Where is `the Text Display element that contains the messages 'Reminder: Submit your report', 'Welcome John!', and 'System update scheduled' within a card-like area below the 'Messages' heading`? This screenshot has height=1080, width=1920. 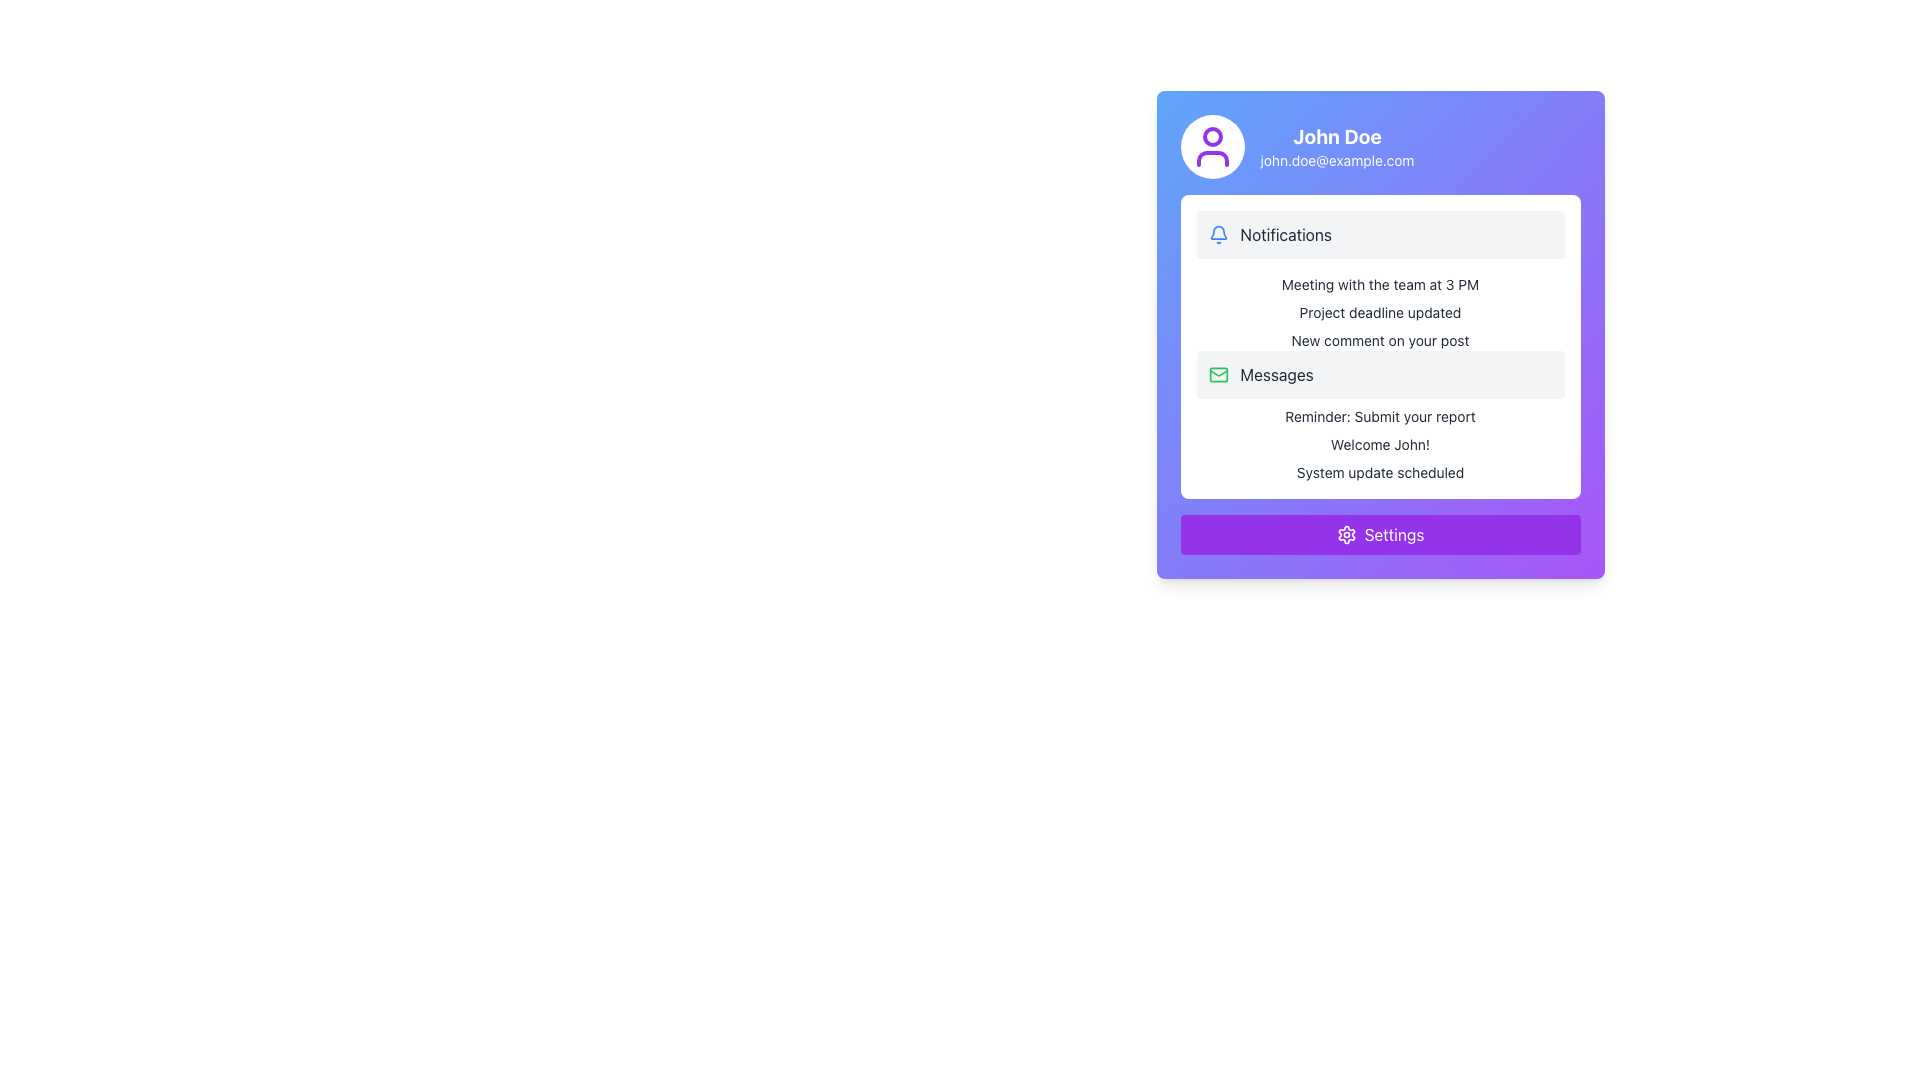
the Text Display element that contains the messages 'Reminder: Submit your report', 'Welcome John!', and 'System update scheduled' within a card-like area below the 'Messages' heading is located at coordinates (1379, 443).